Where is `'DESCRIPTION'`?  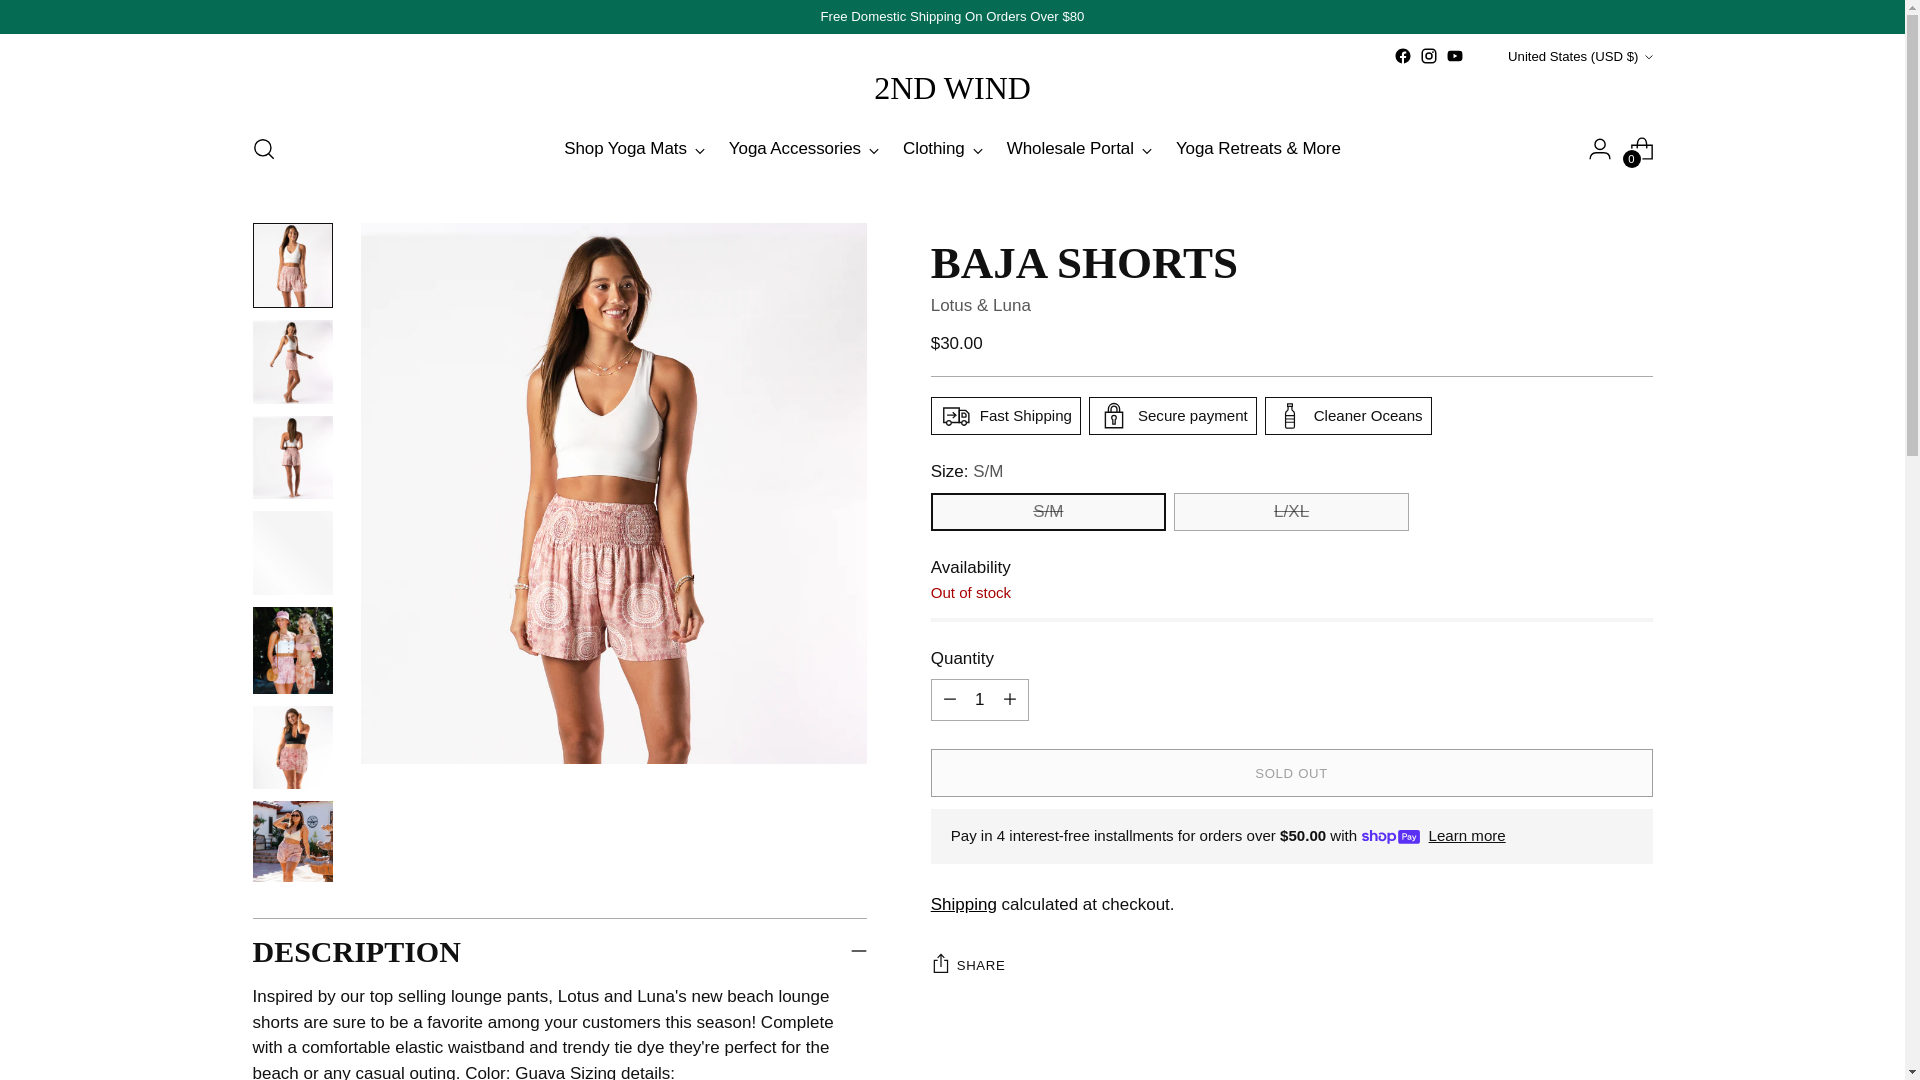 'DESCRIPTION' is located at coordinates (559, 950).